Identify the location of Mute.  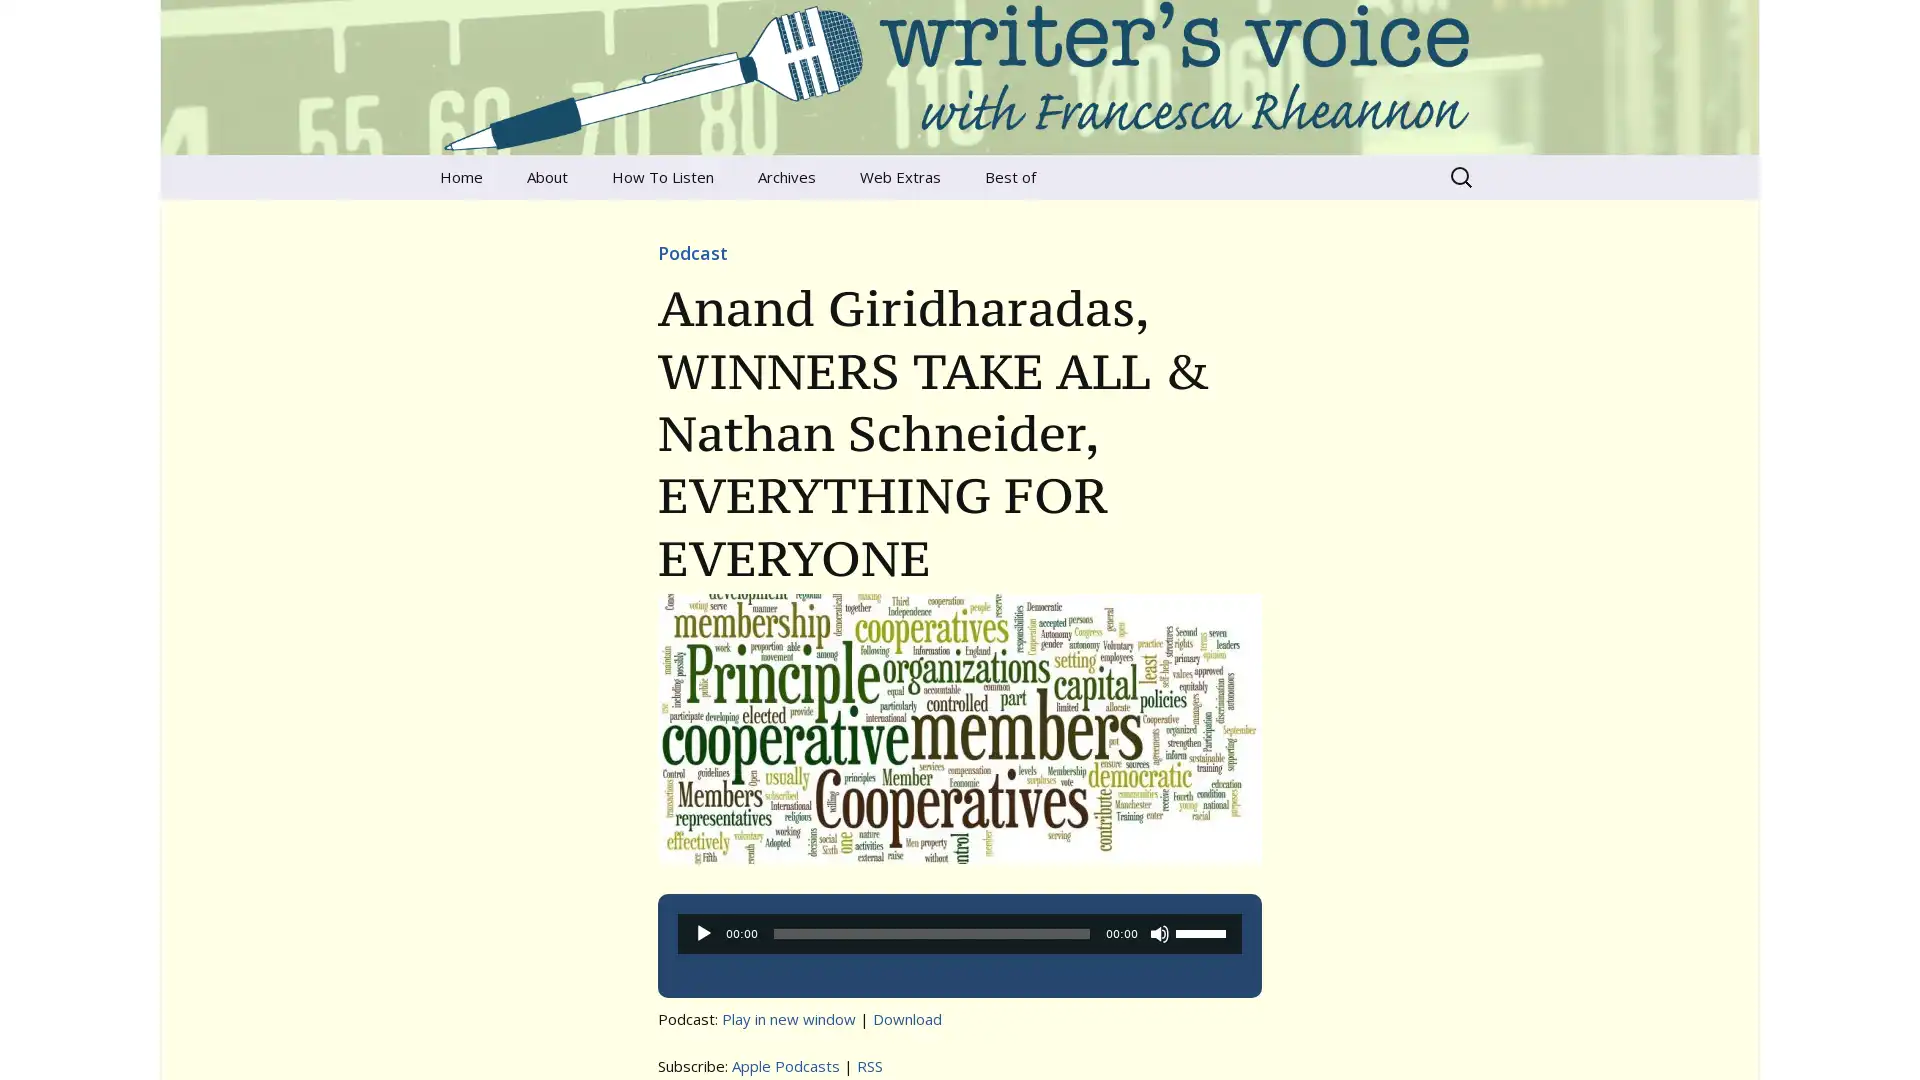
(1160, 933).